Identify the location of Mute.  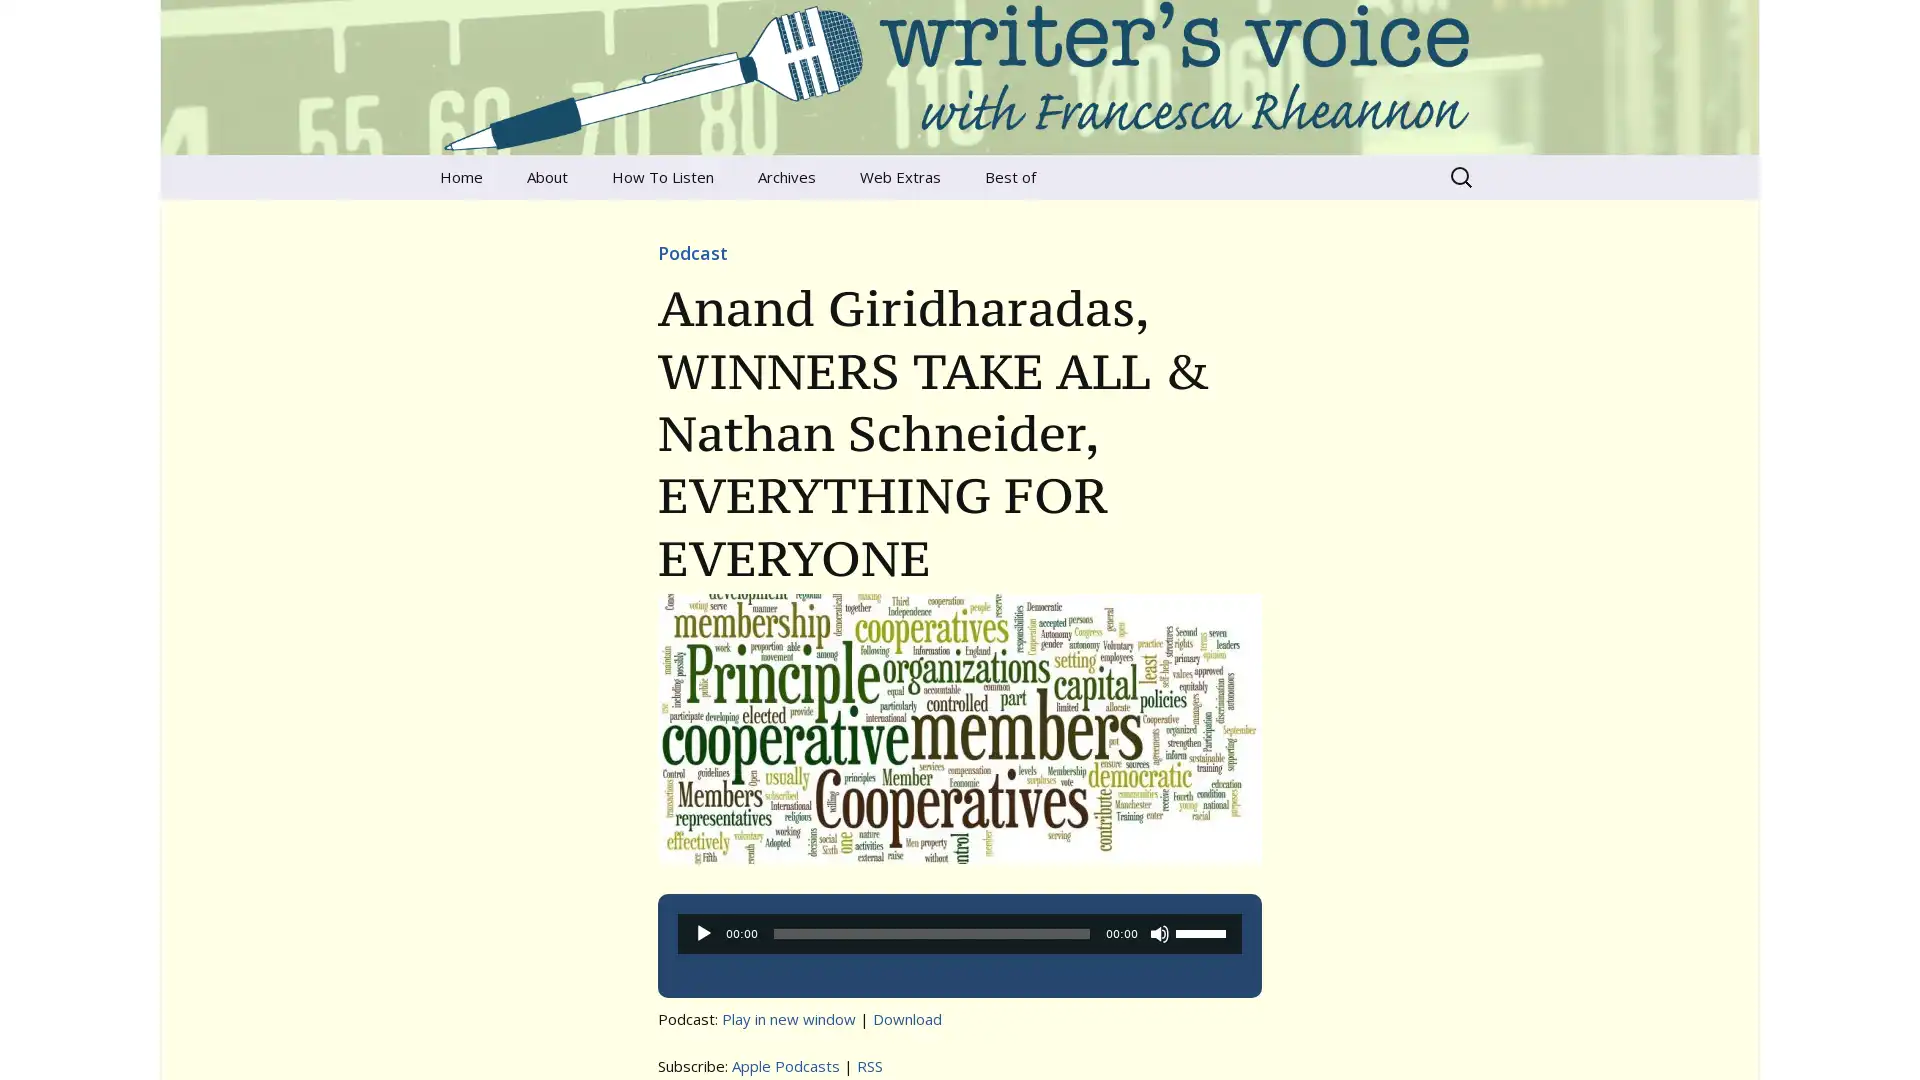
(1160, 933).